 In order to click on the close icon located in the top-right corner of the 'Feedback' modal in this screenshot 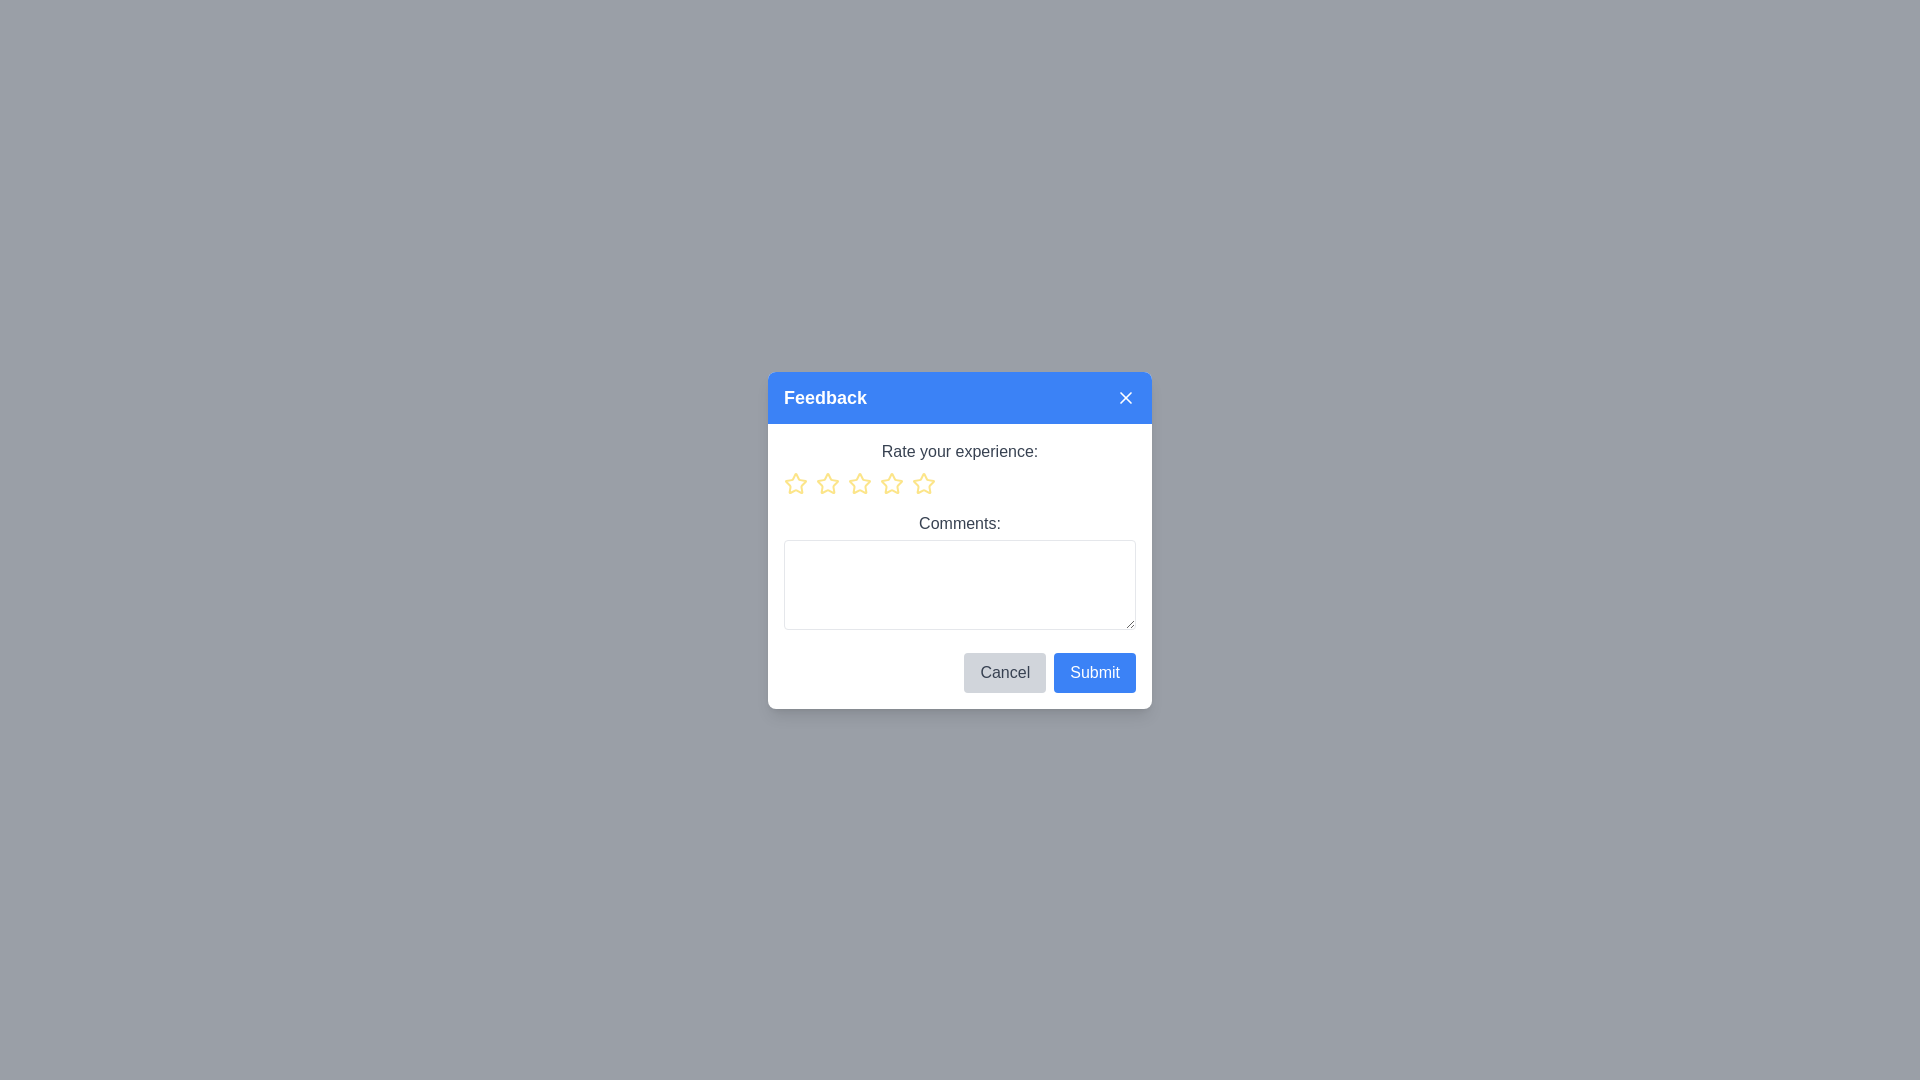, I will do `click(1126, 397)`.